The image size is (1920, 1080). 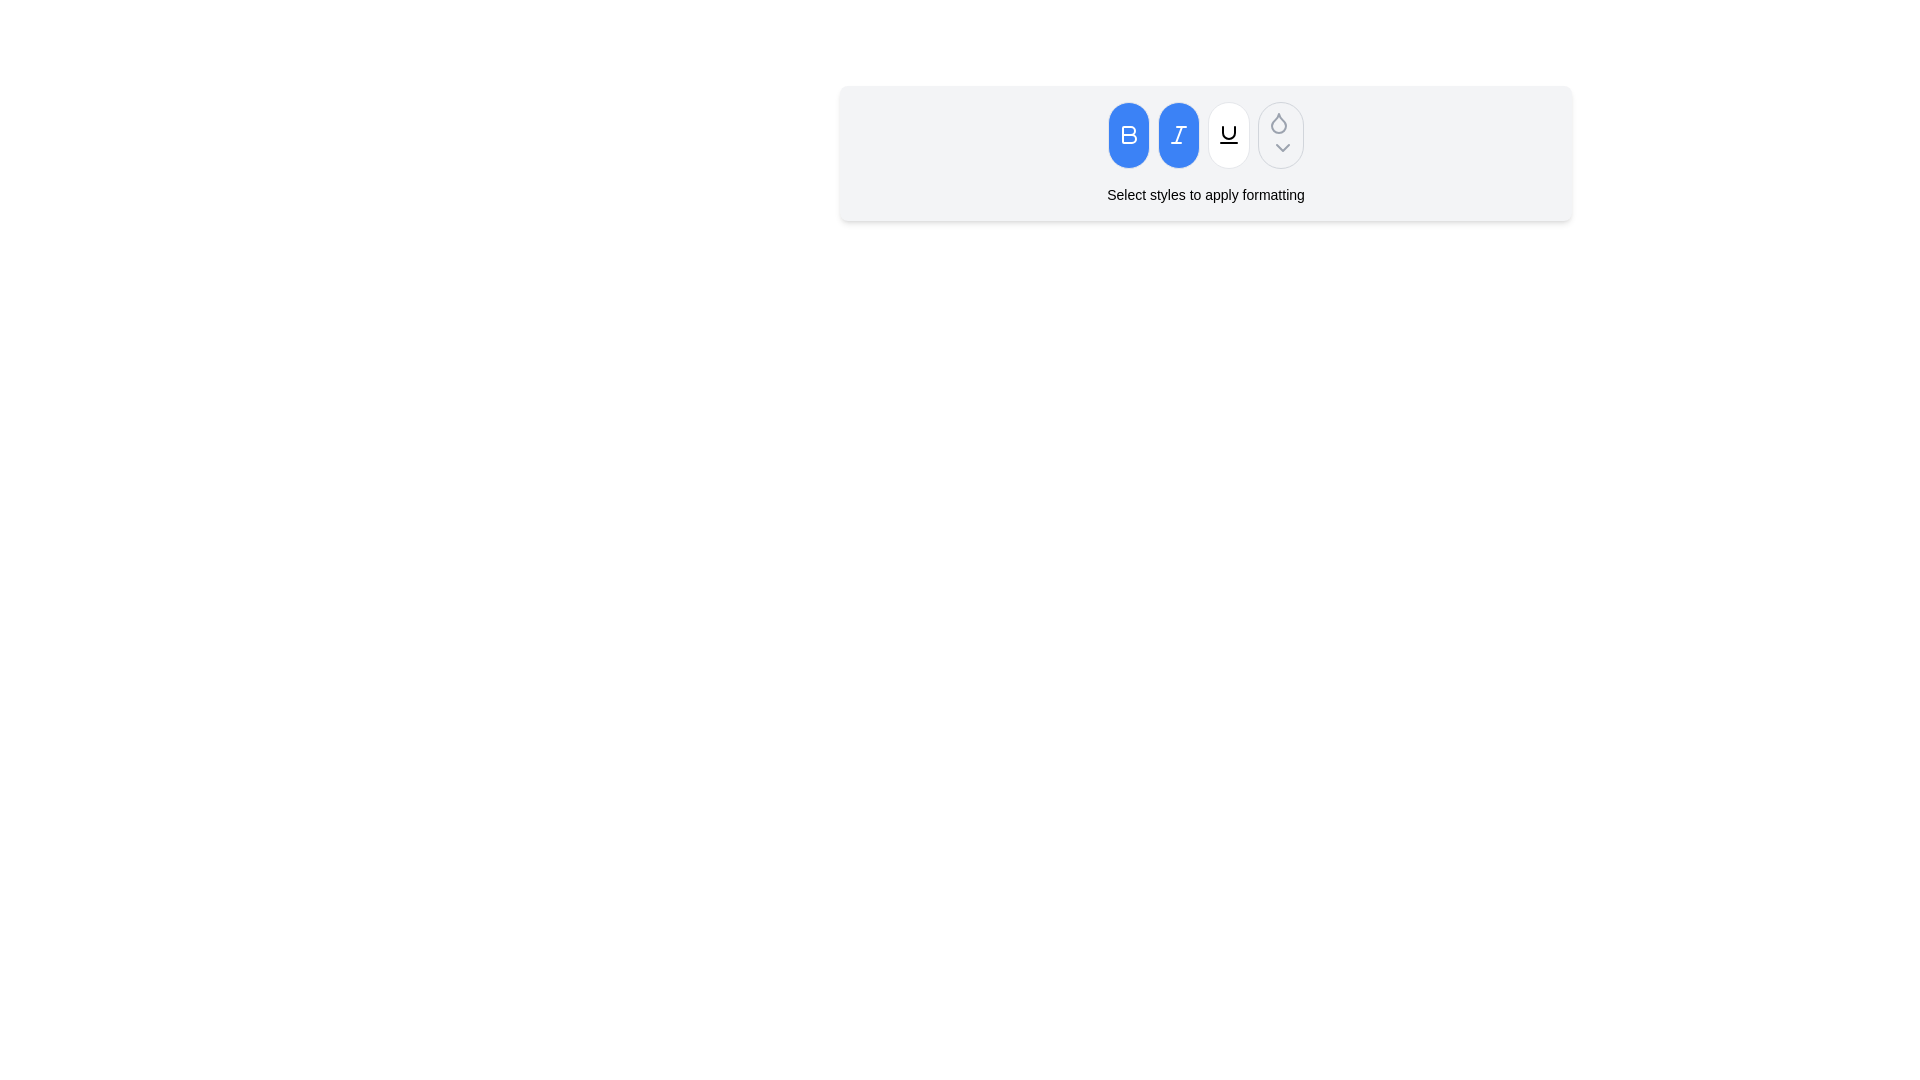 I want to click on the Bold Formatting Icon, which is represented by a stylized 'B' in an SVG format, so click(x=1129, y=135).